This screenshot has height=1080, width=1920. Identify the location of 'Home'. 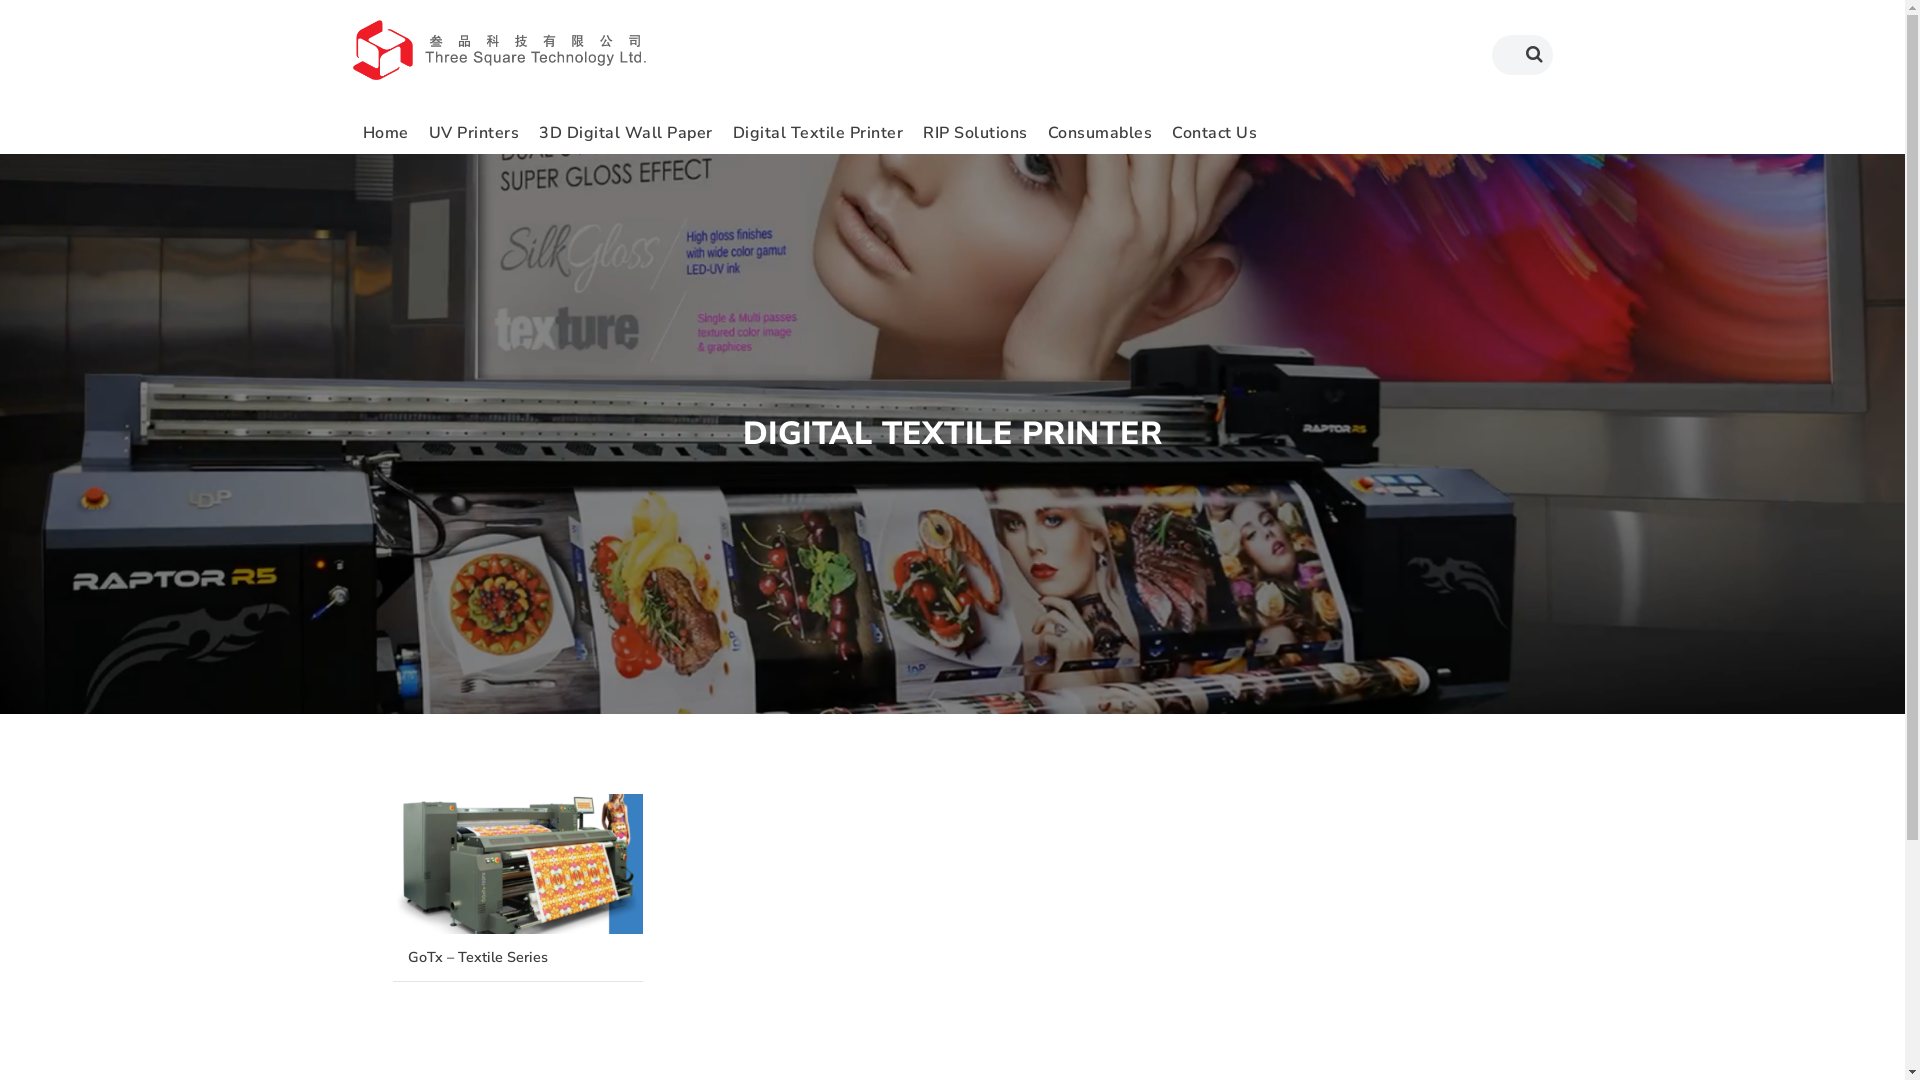
(384, 132).